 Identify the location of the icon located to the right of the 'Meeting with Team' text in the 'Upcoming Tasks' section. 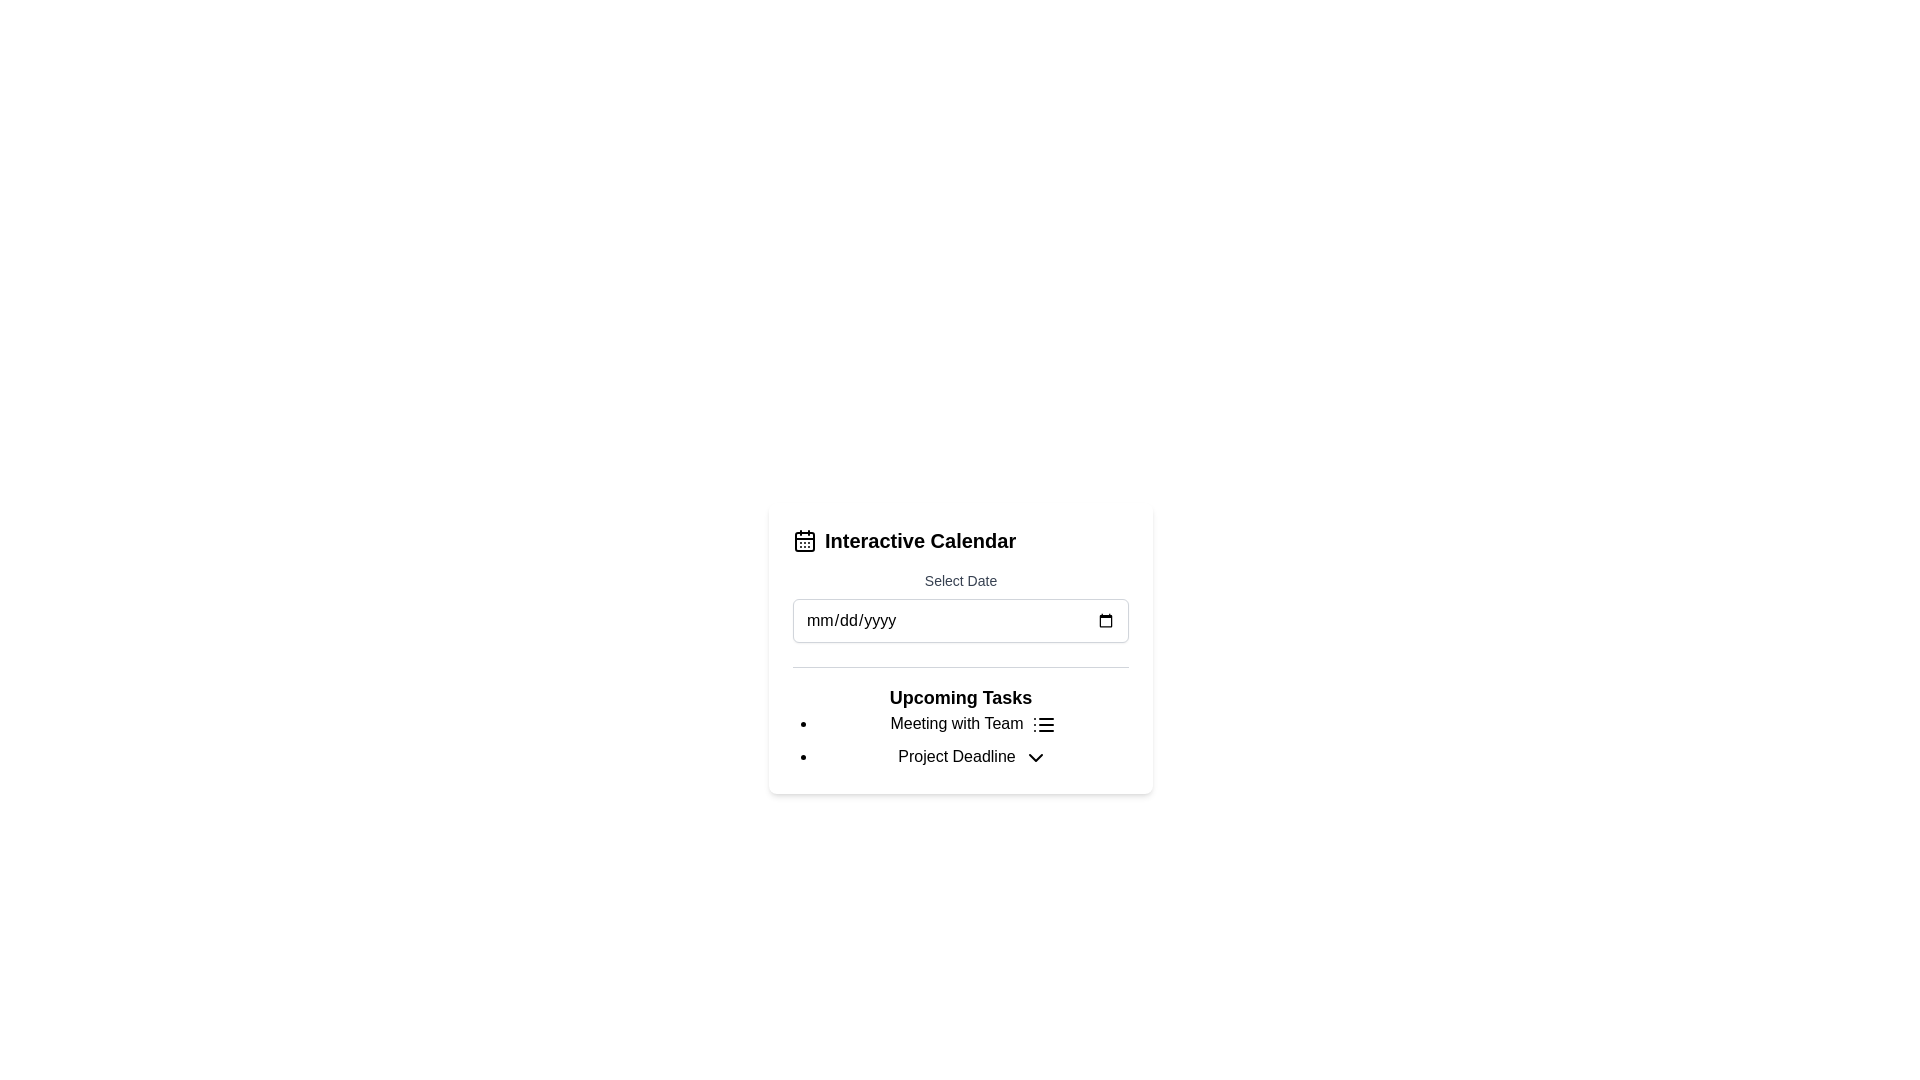
(1042, 724).